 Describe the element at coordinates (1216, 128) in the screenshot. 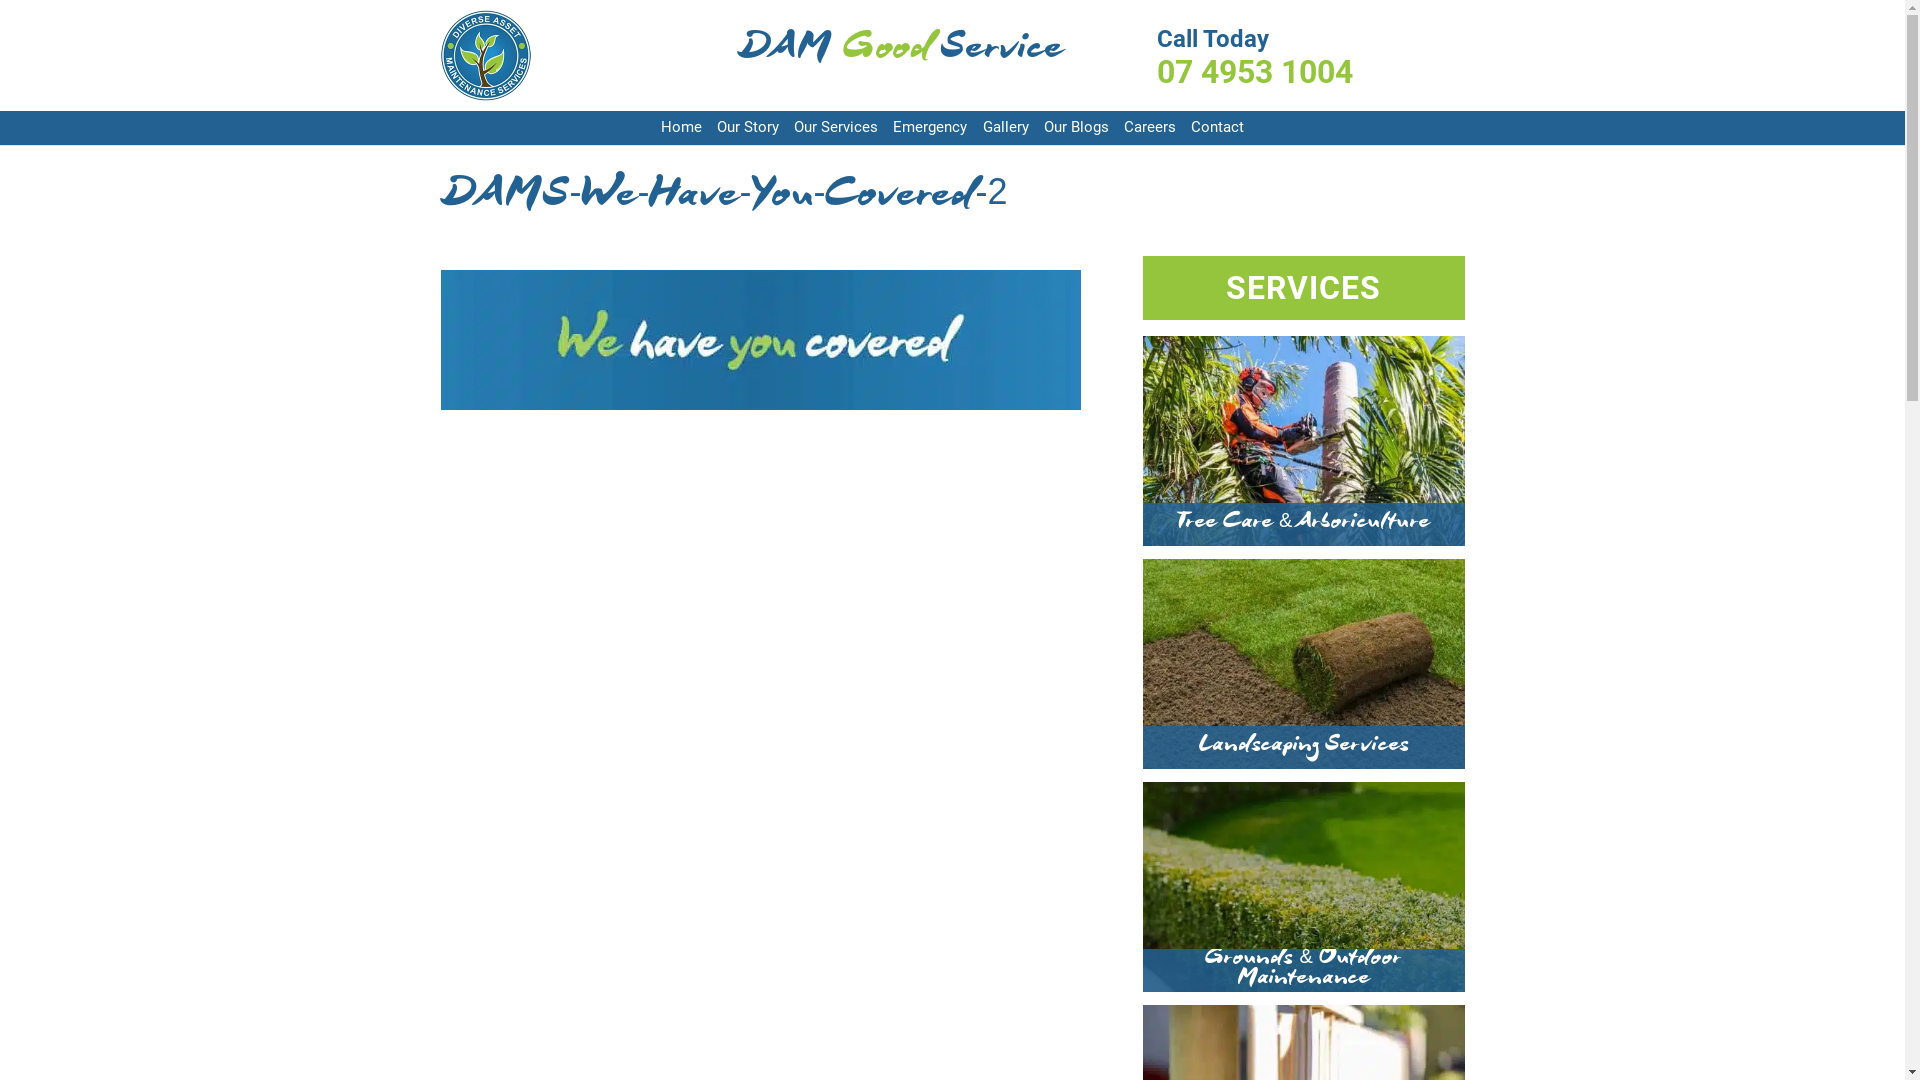

I see `'Contact'` at that location.